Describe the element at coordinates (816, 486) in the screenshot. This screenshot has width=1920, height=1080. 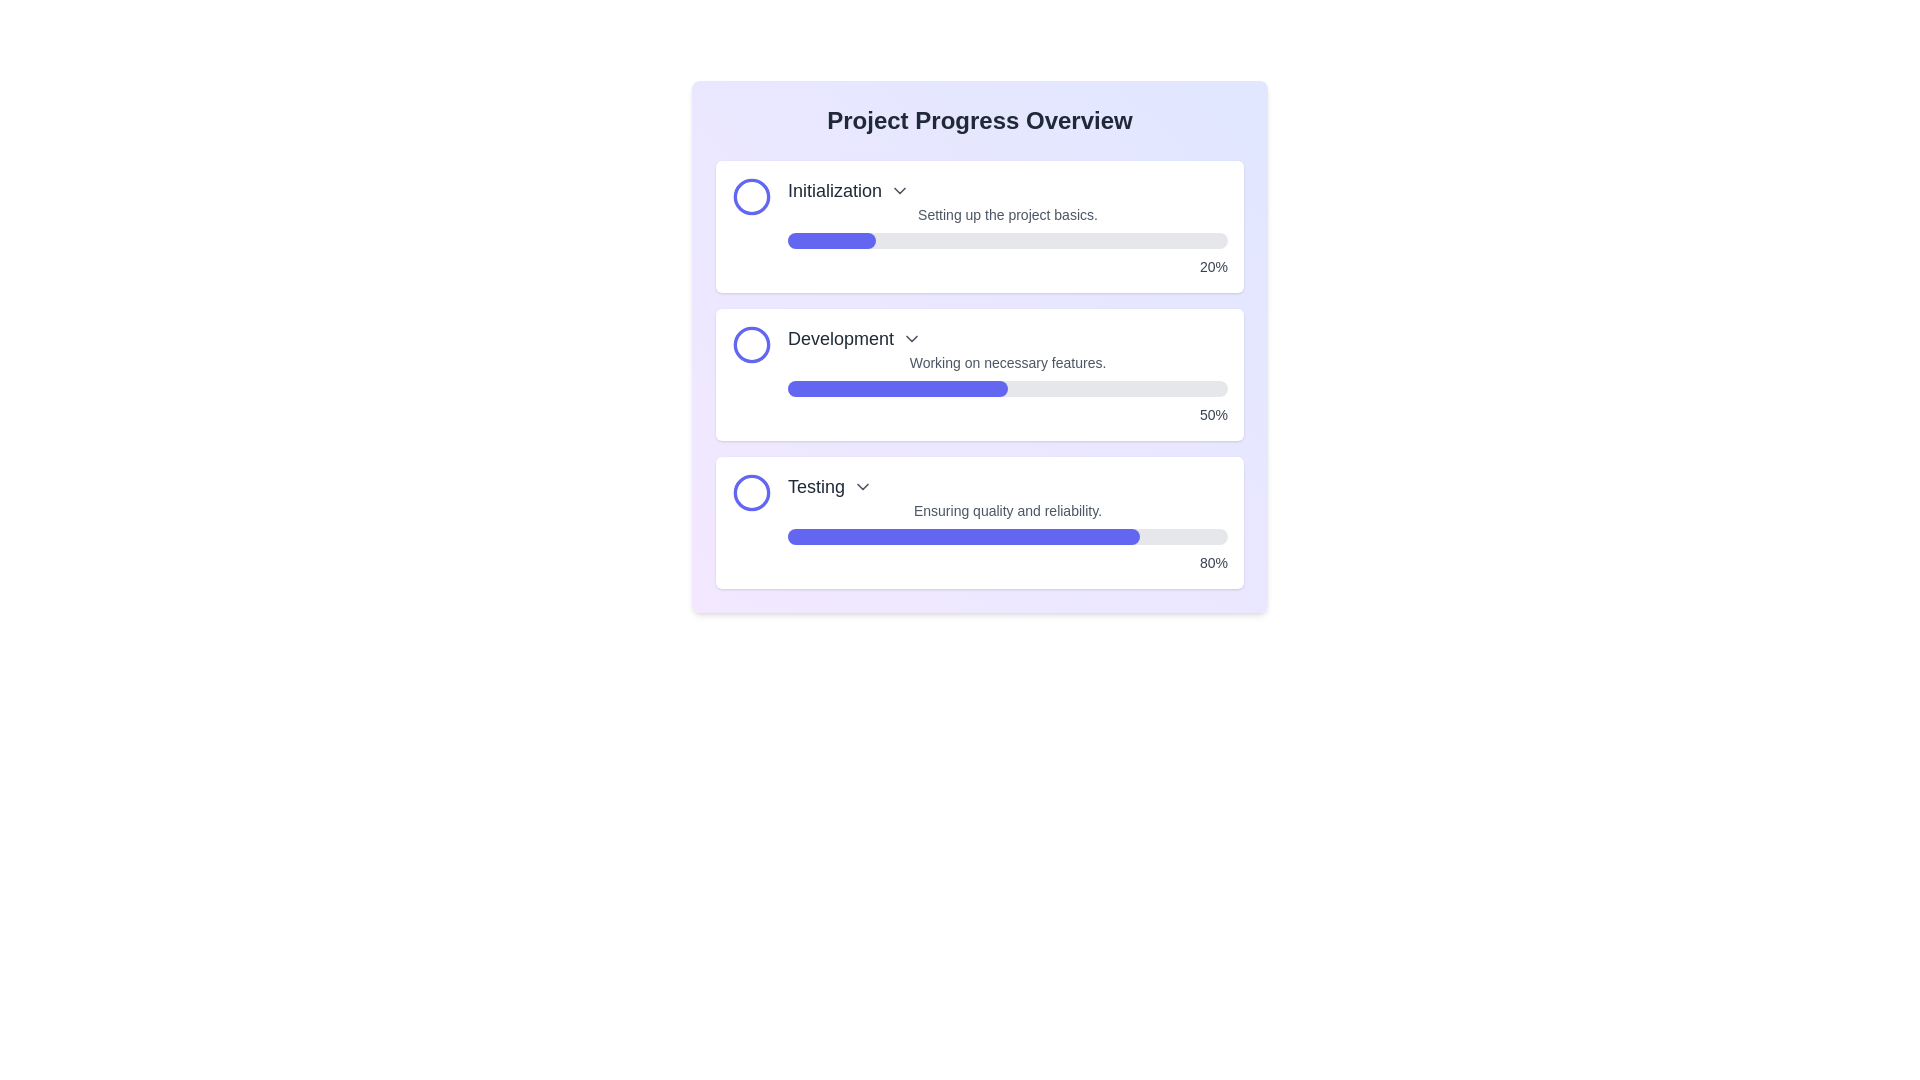
I see `the text label displaying 'Testing' to initiate related actions or navigation` at that location.